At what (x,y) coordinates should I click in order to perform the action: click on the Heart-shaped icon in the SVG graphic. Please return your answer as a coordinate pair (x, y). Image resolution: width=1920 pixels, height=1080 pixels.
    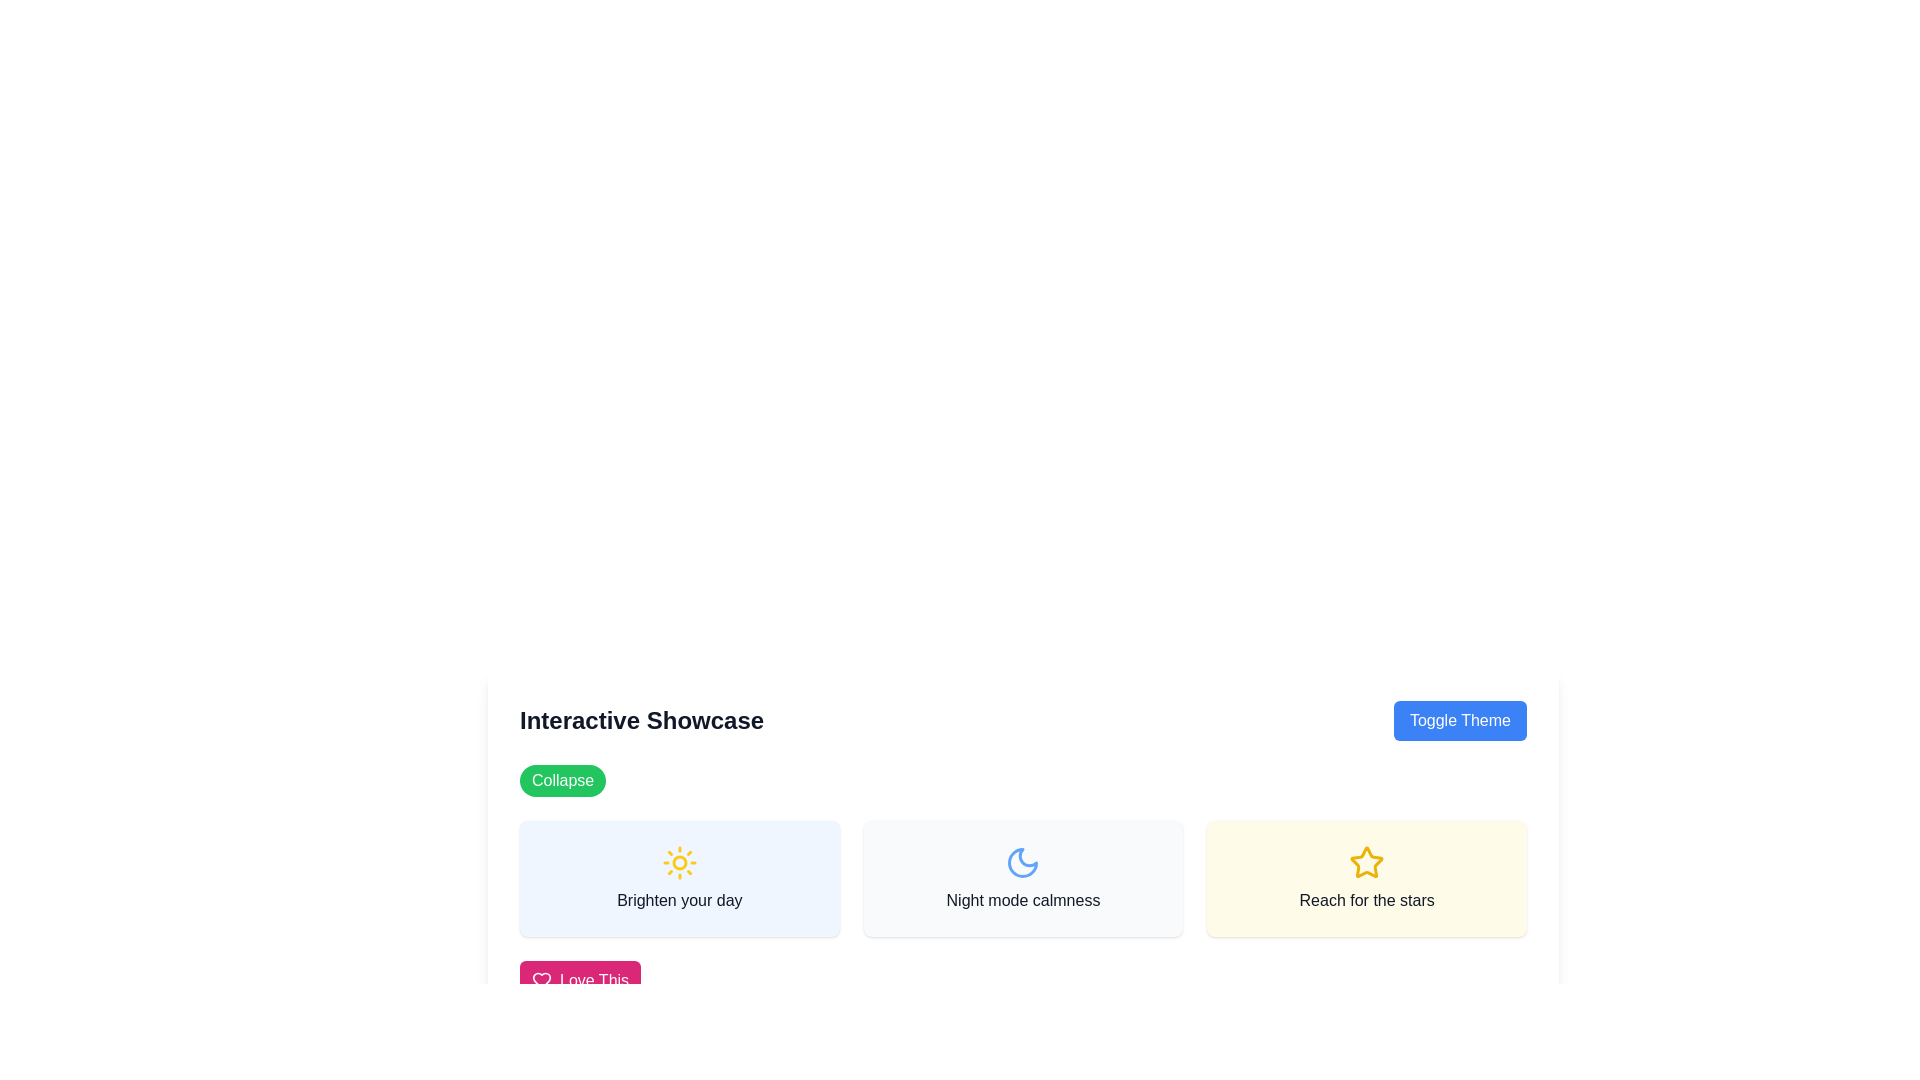
    Looking at the image, I should click on (542, 979).